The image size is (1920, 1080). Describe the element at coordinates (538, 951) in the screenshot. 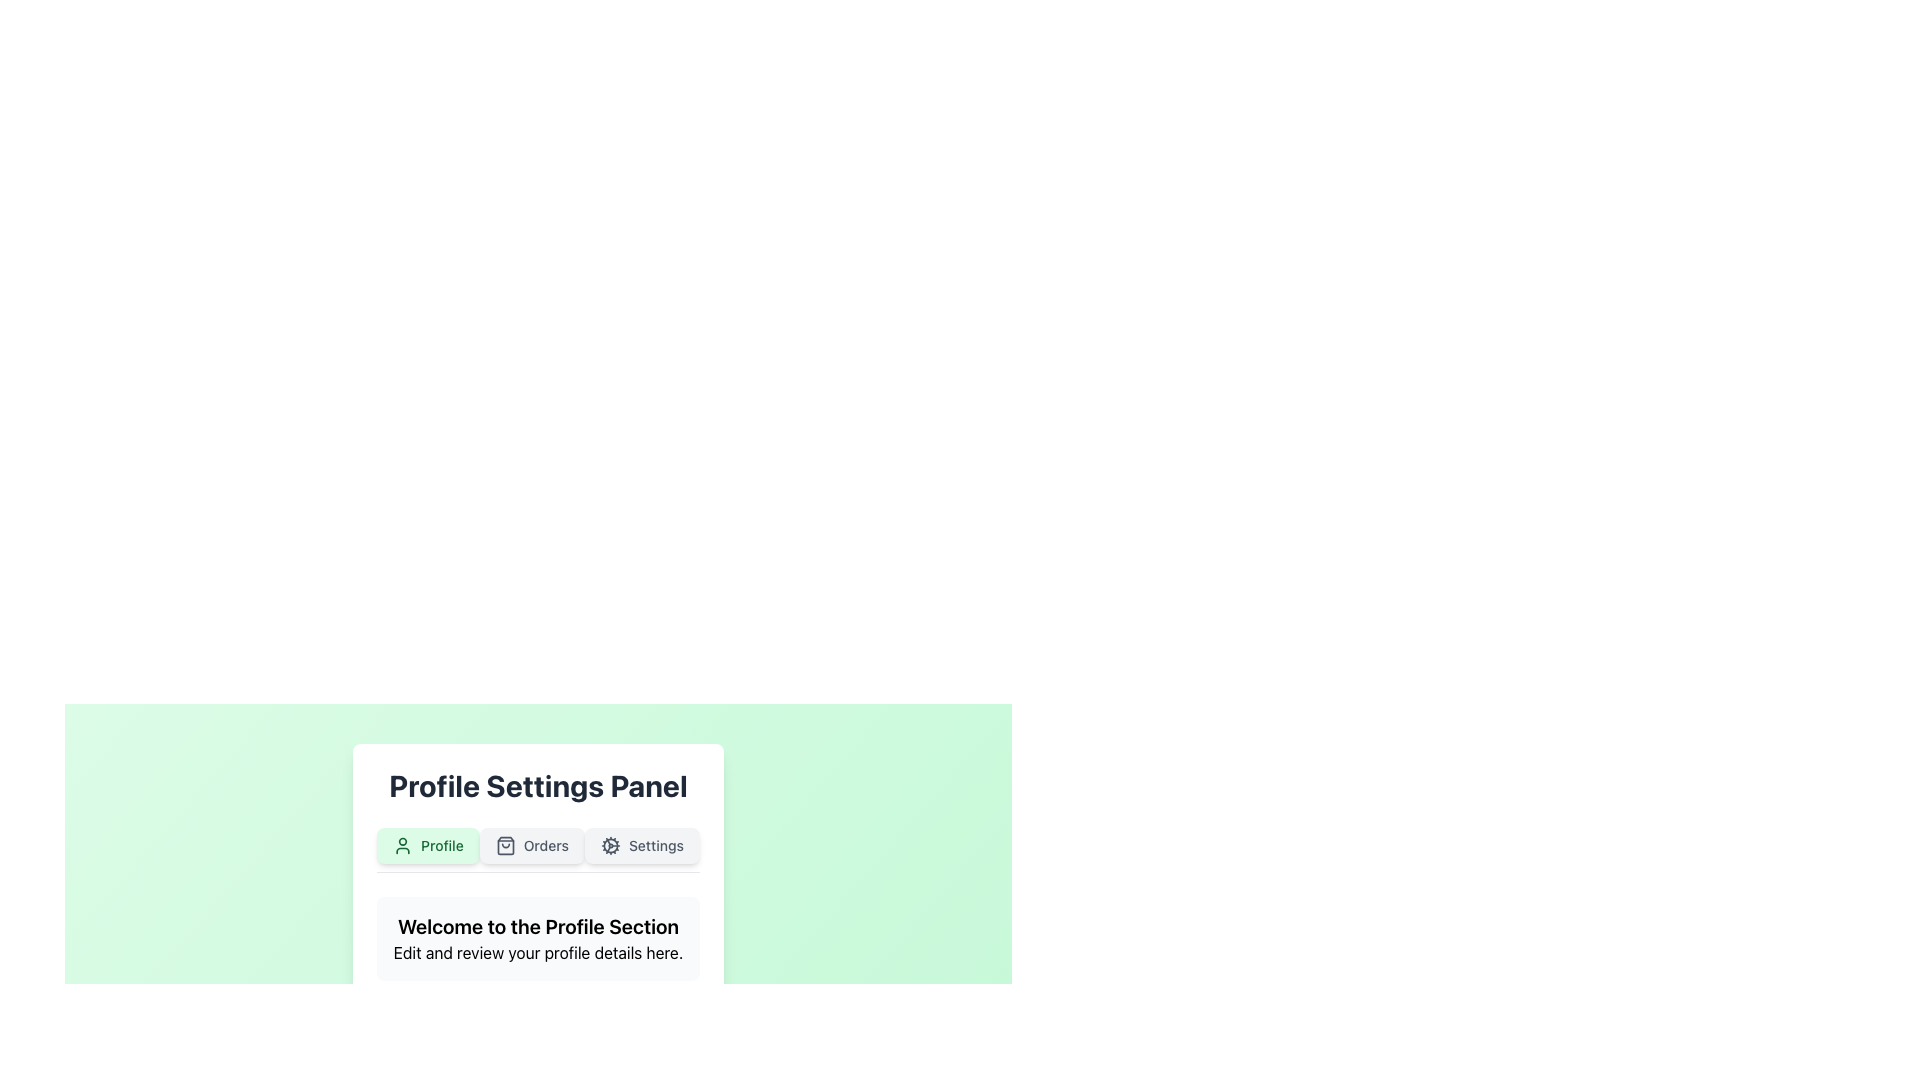

I see `the static text element that reads 'Edit and review your profile details here.' which is positioned below the header 'Welcome to the Profile Section'` at that location.